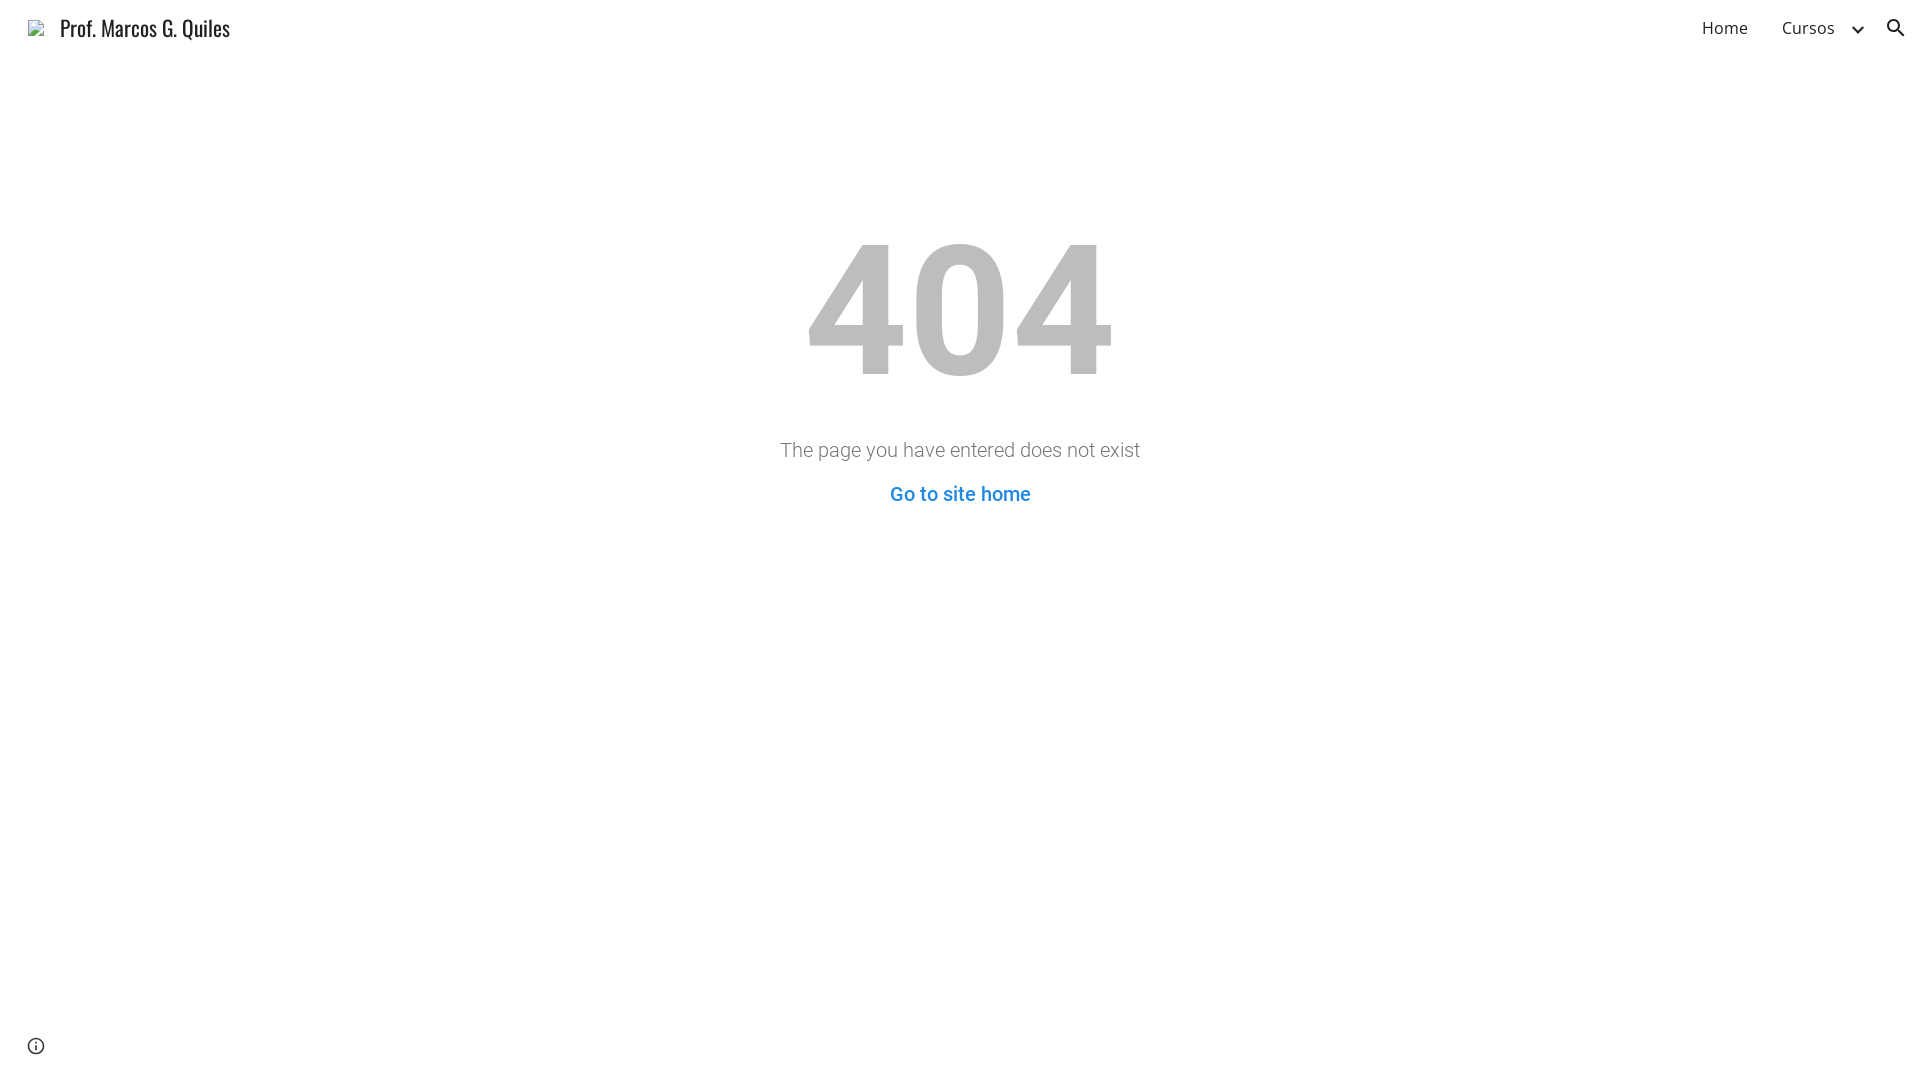 The width and height of the screenshot is (1920, 1080). I want to click on 'Cursos', so click(1808, 27).